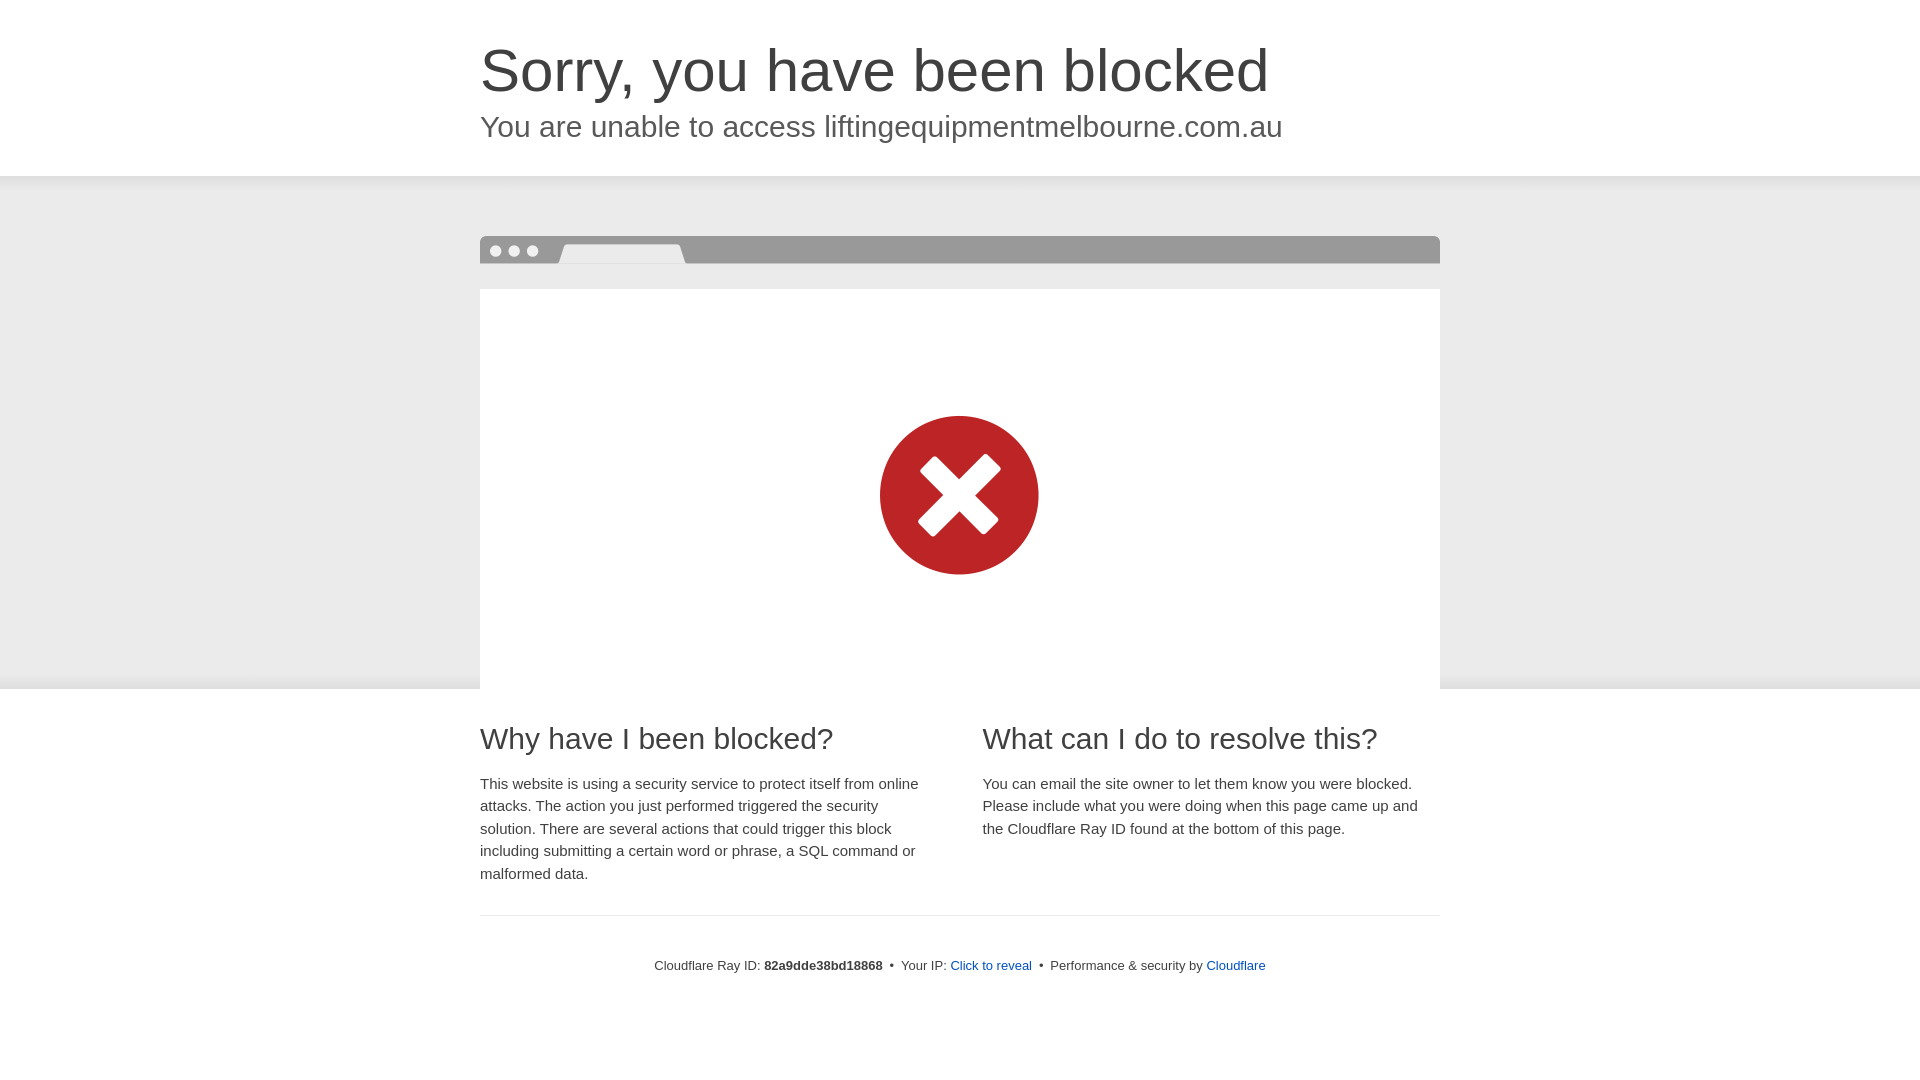 The image size is (1920, 1080). Describe the element at coordinates (990, 964) in the screenshot. I see `'Click to reveal'` at that location.